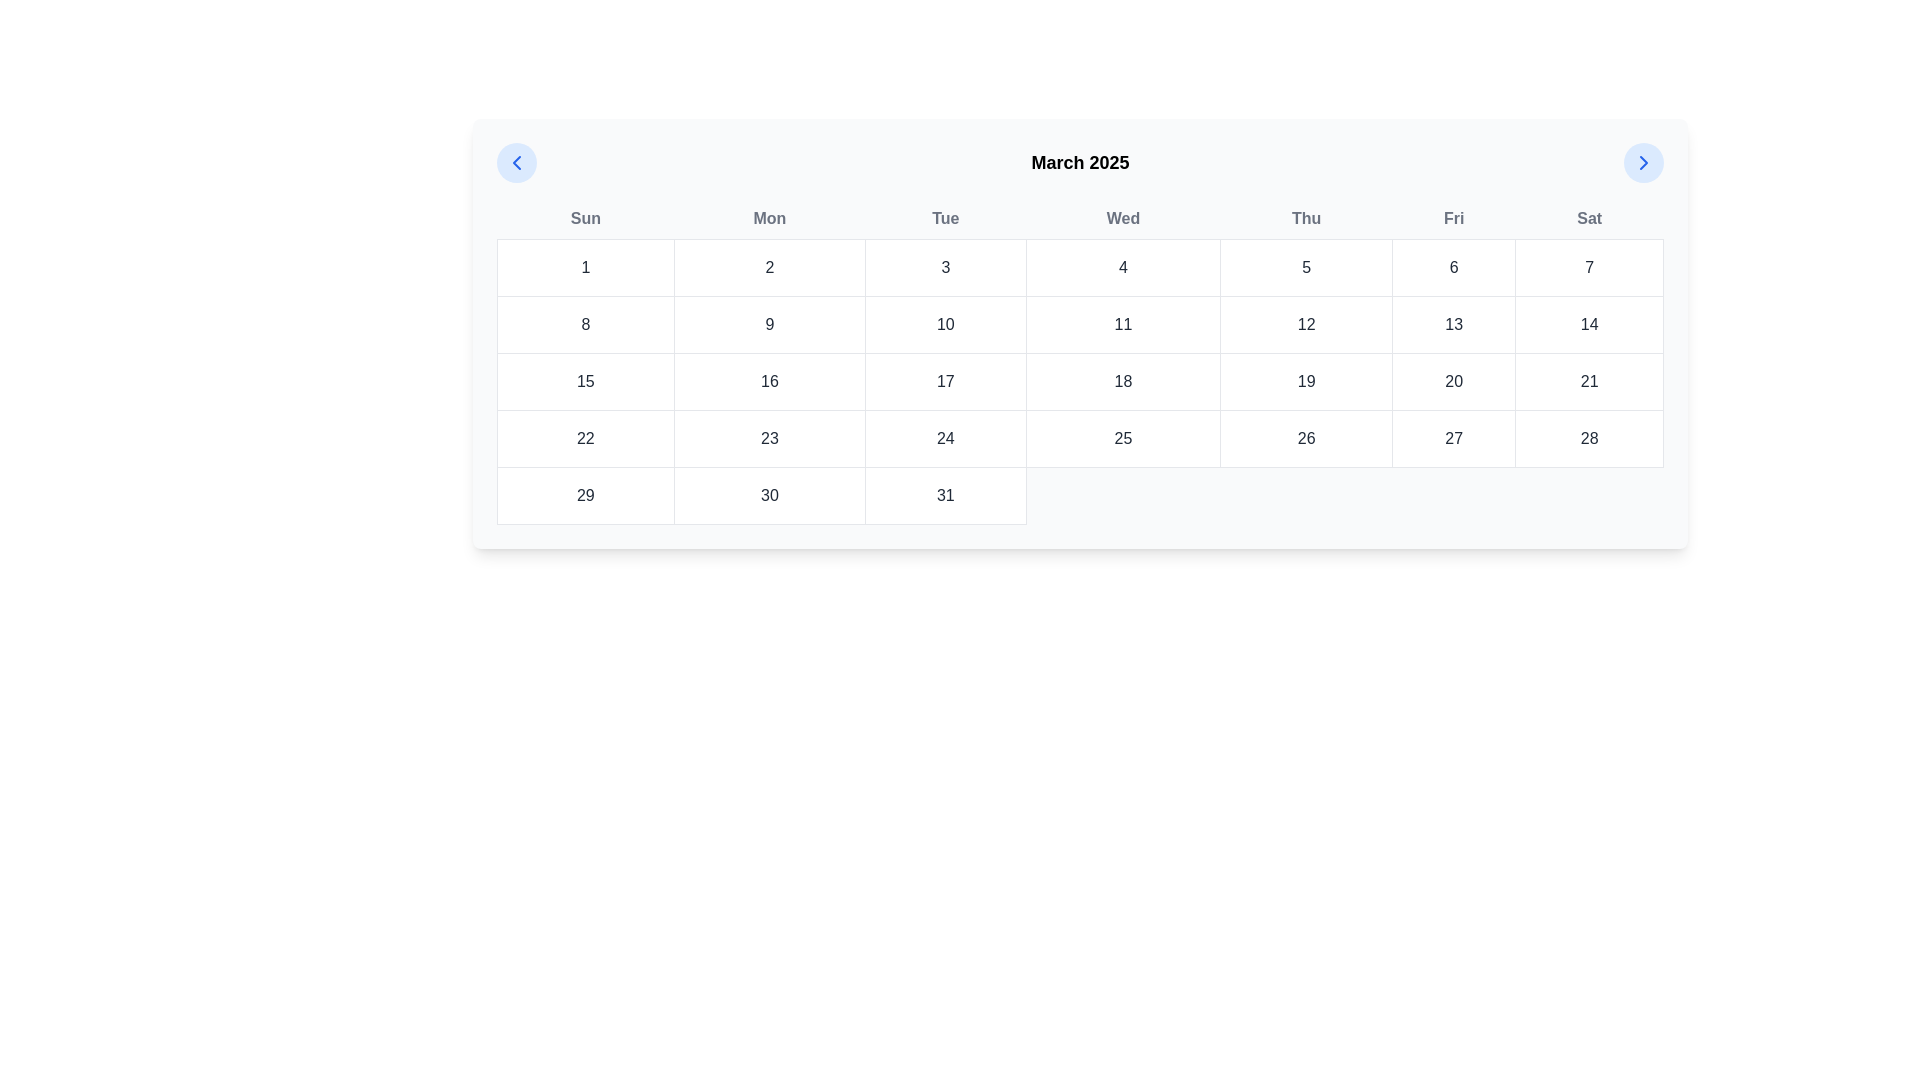 This screenshot has height=1080, width=1920. What do you see at coordinates (1454, 438) in the screenshot?
I see `the calendar date cell representing the sixth day in the fourth week of March 2025` at bounding box center [1454, 438].